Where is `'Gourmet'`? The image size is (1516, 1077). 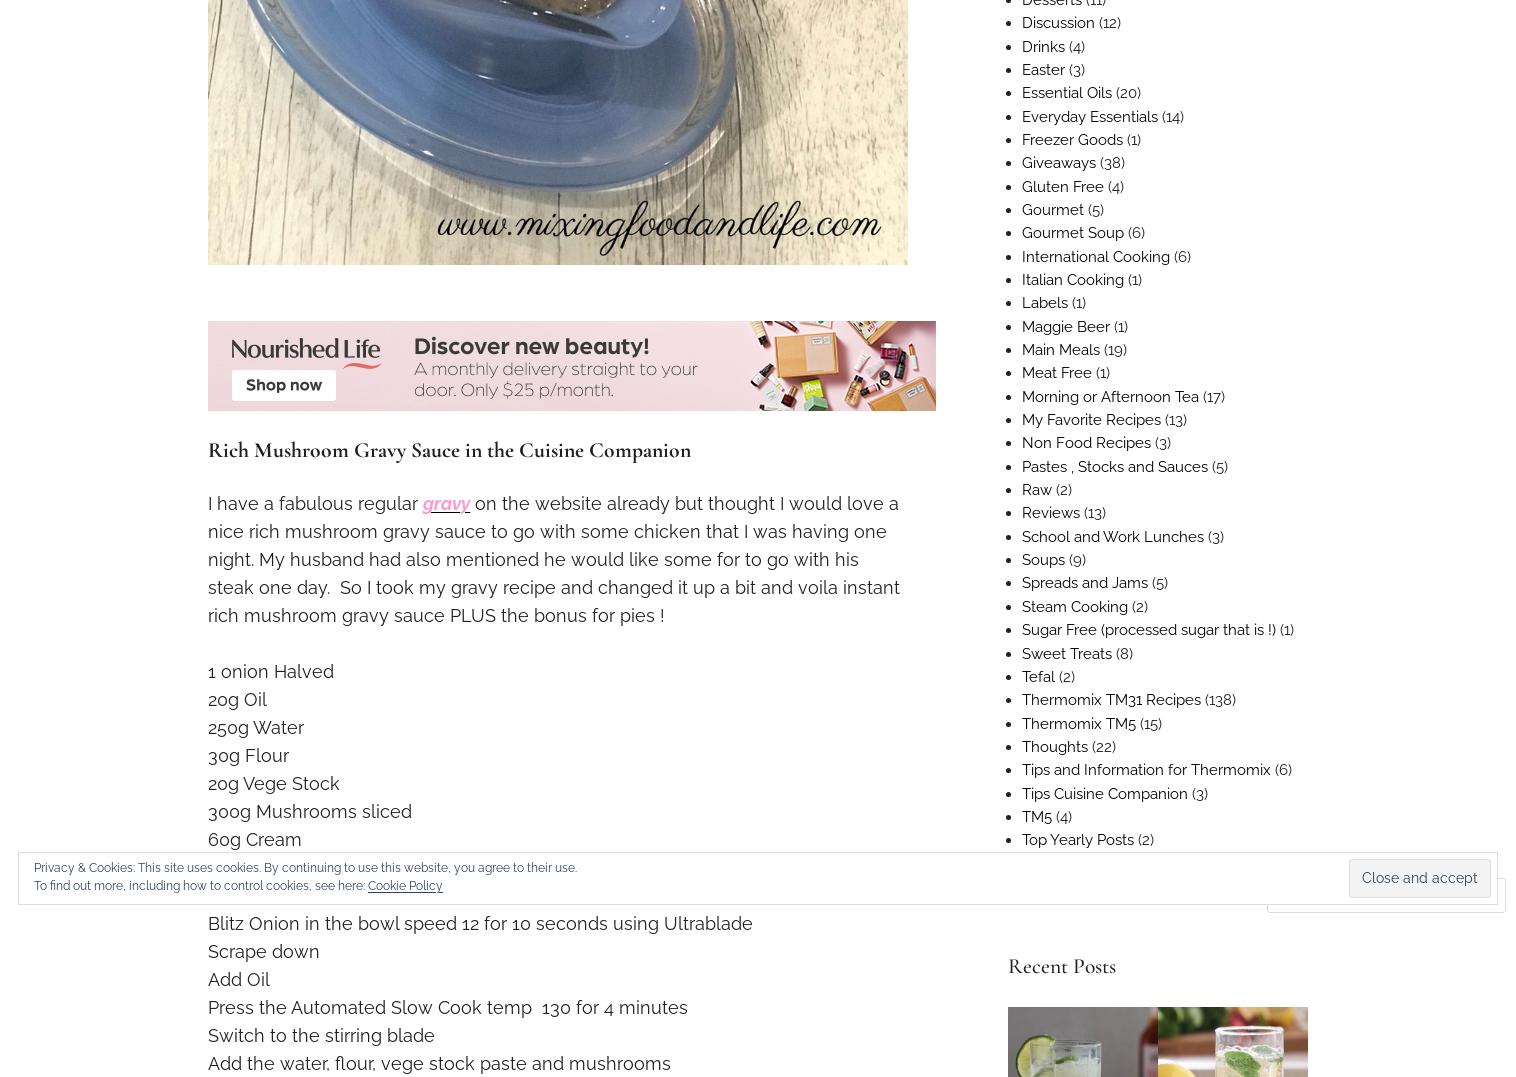
'Gourmet' is located at coordinates (1051, 209).